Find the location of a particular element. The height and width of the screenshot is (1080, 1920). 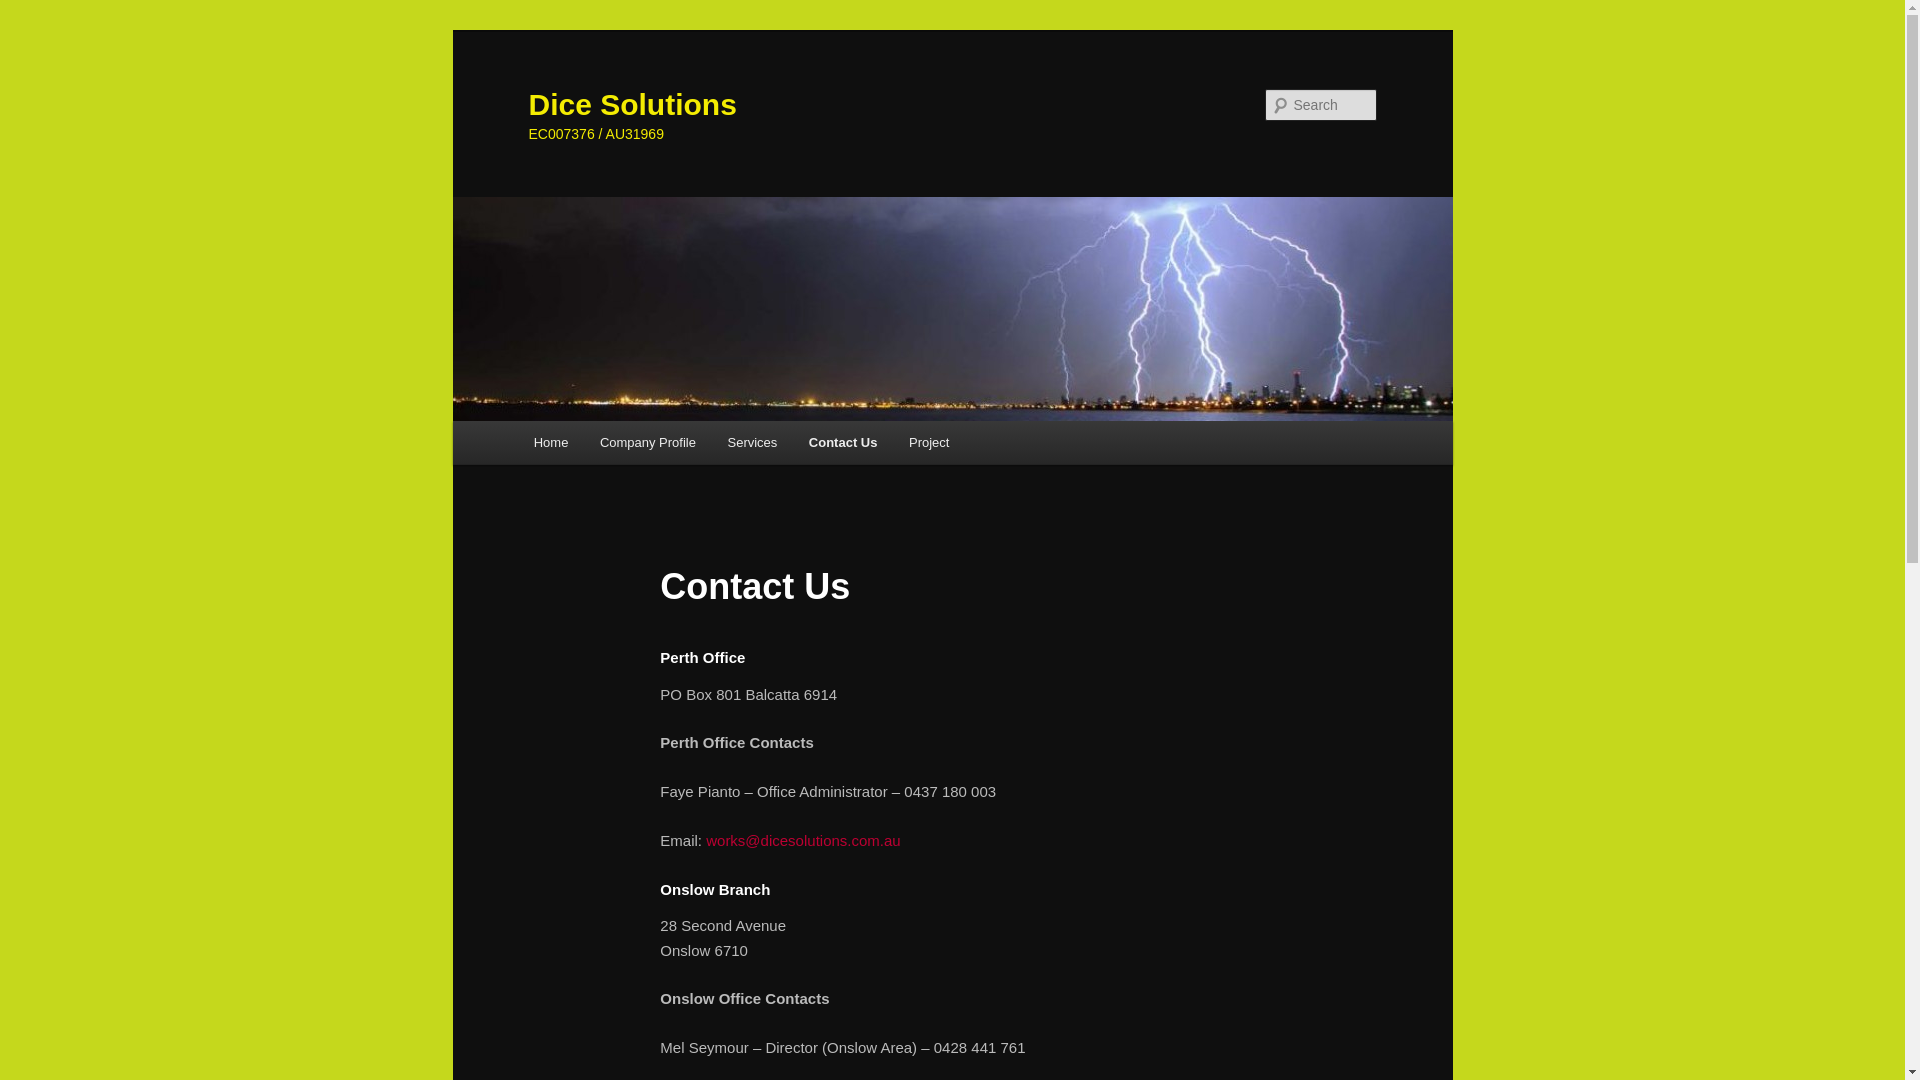

'Company Profile' is located at coordinates (648, 441).